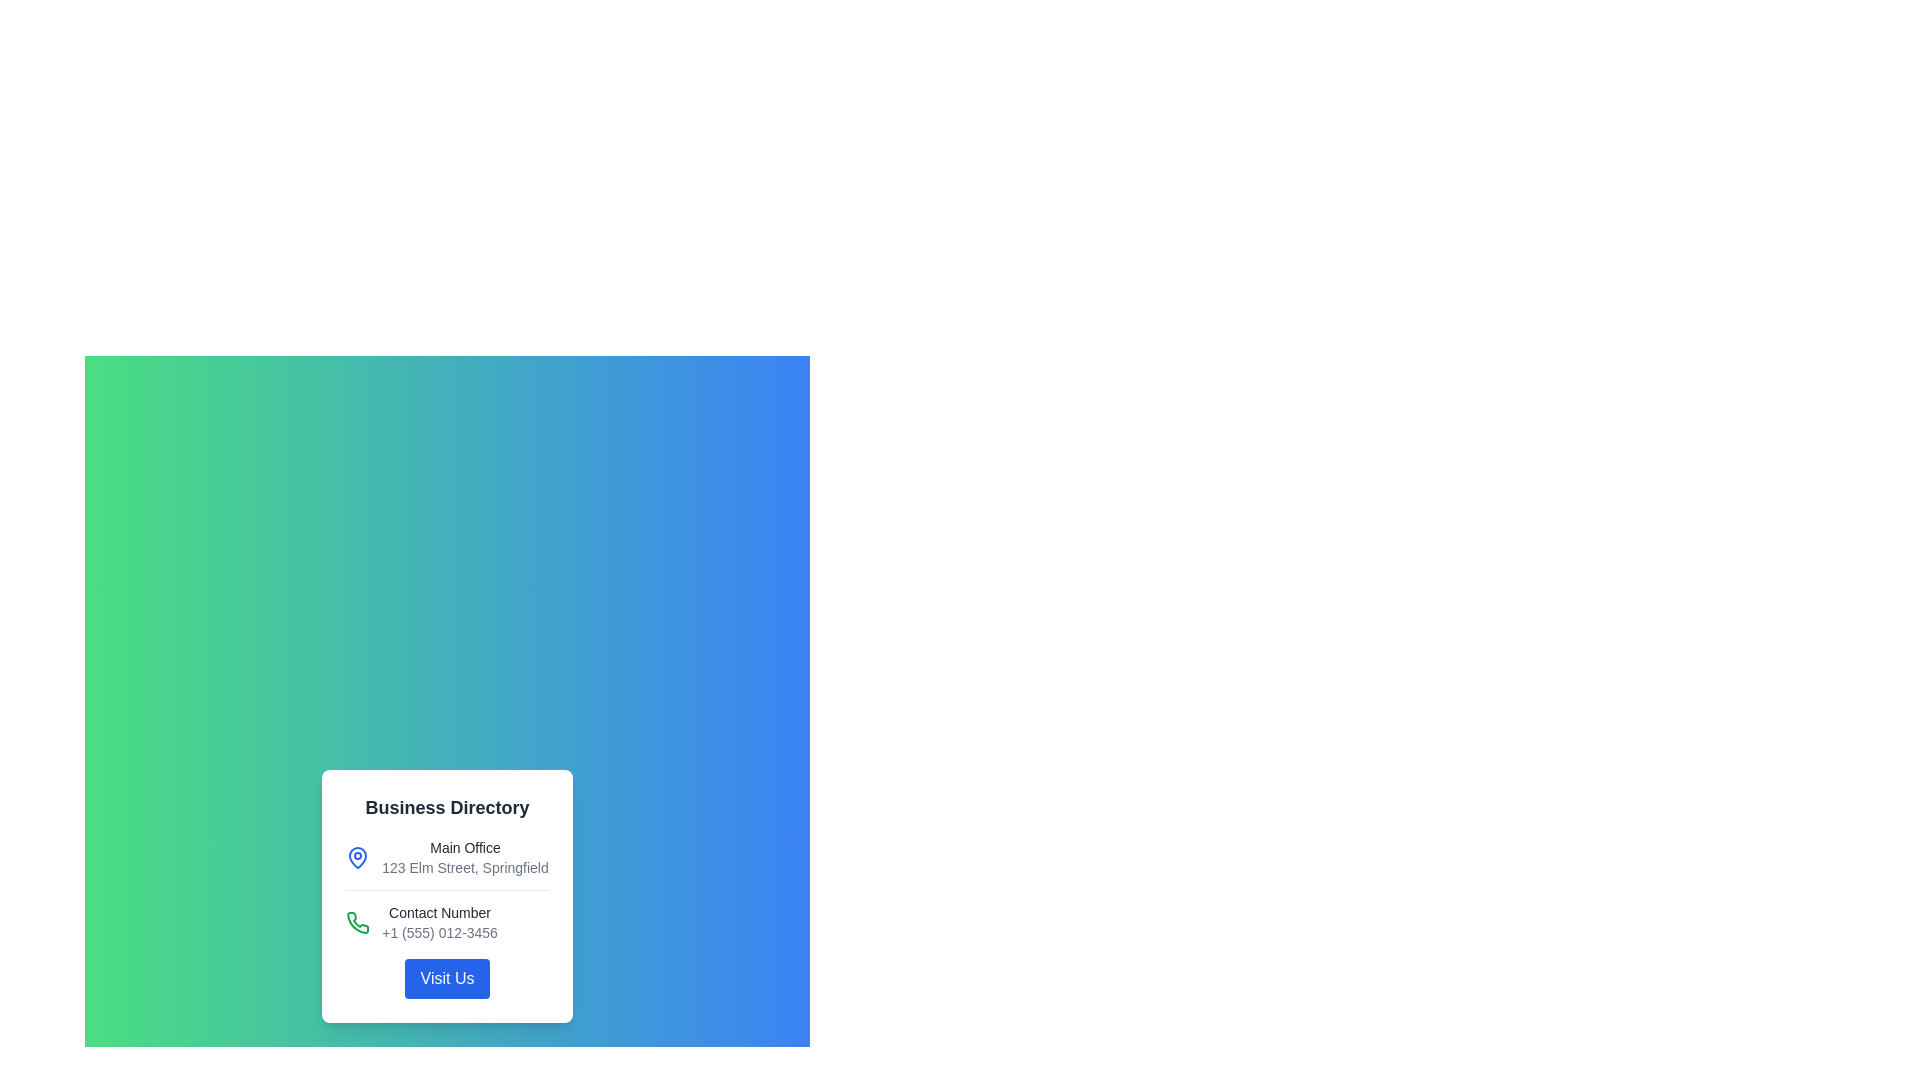  Describe the element at coordinates (439, 922) in the screenshot. I see `the Text Display element that shows 'Contact Number' and the phone number '+1 (555) 012-3456', located below the address section in the lower-middle section of the card under the 'Business Directory' heading` at that location.